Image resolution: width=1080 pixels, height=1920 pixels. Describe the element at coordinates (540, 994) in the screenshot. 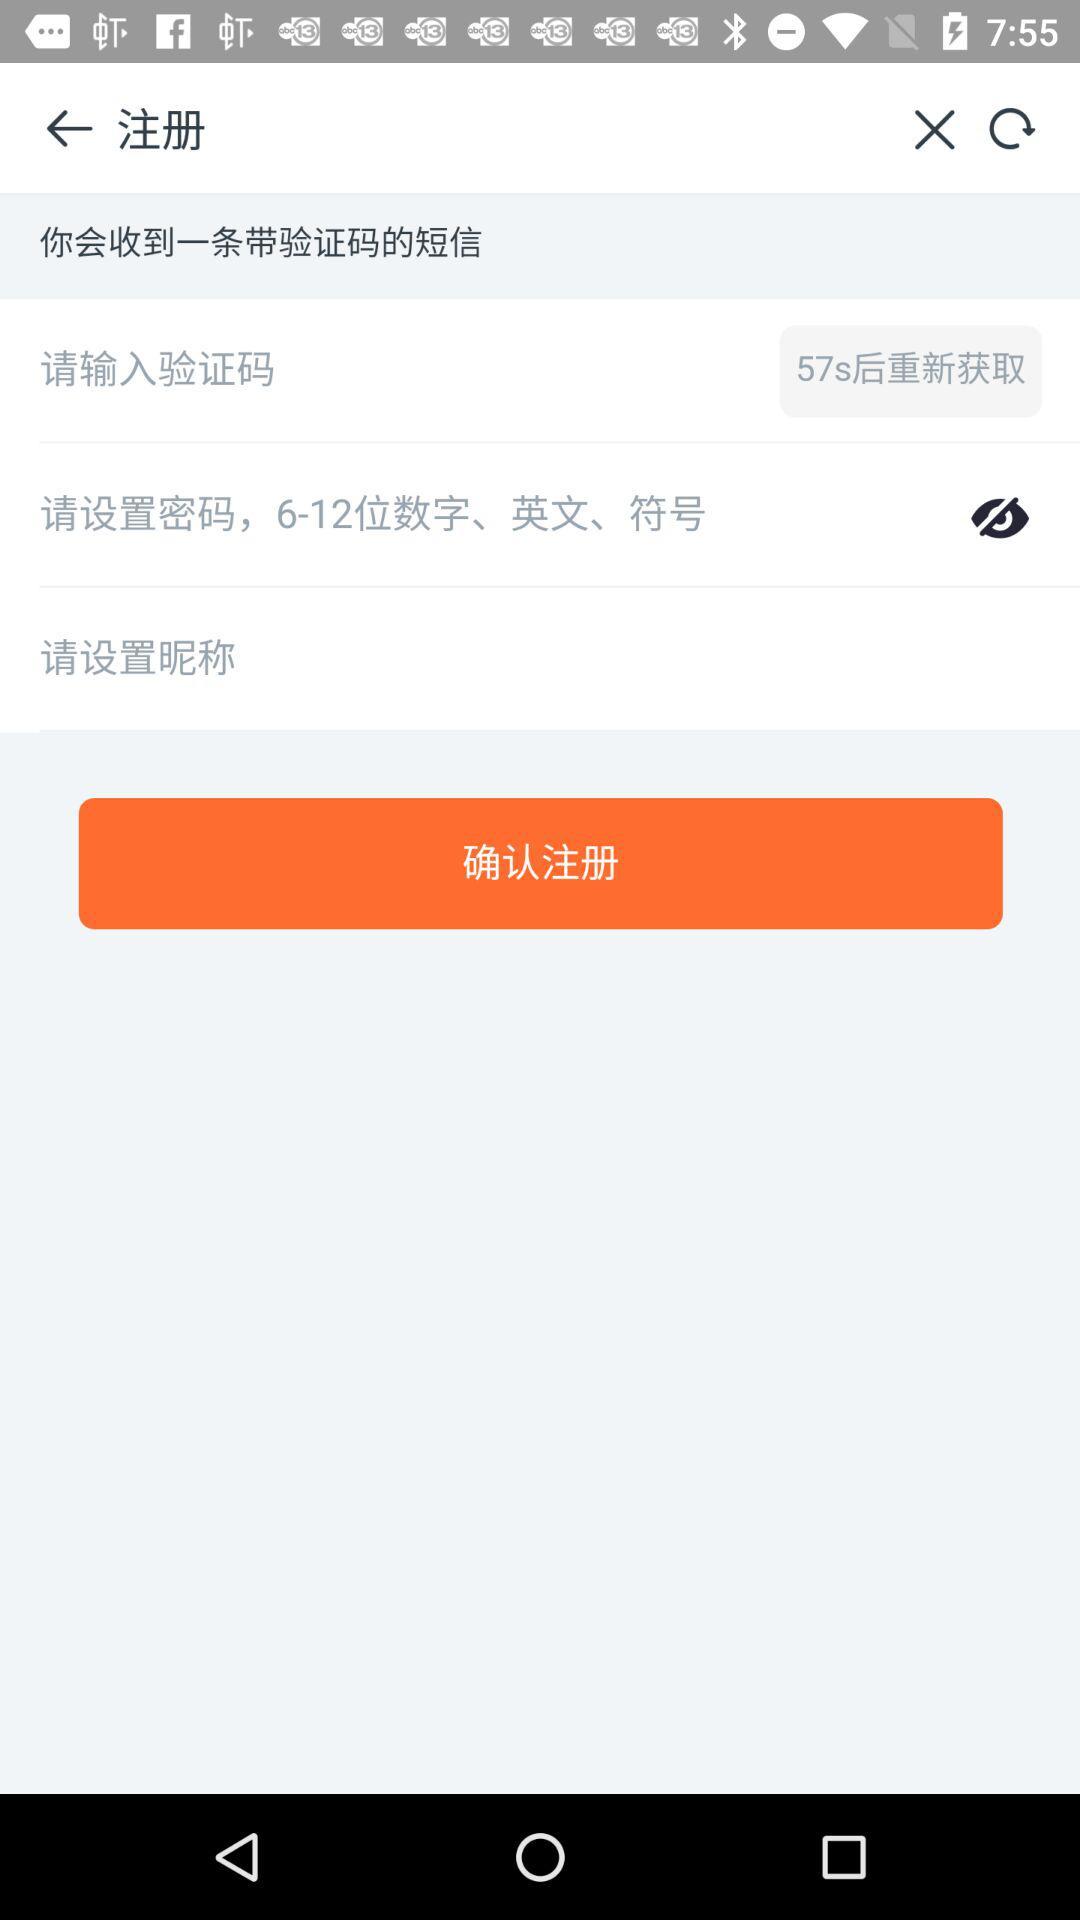

I see `main image screen` at that location.